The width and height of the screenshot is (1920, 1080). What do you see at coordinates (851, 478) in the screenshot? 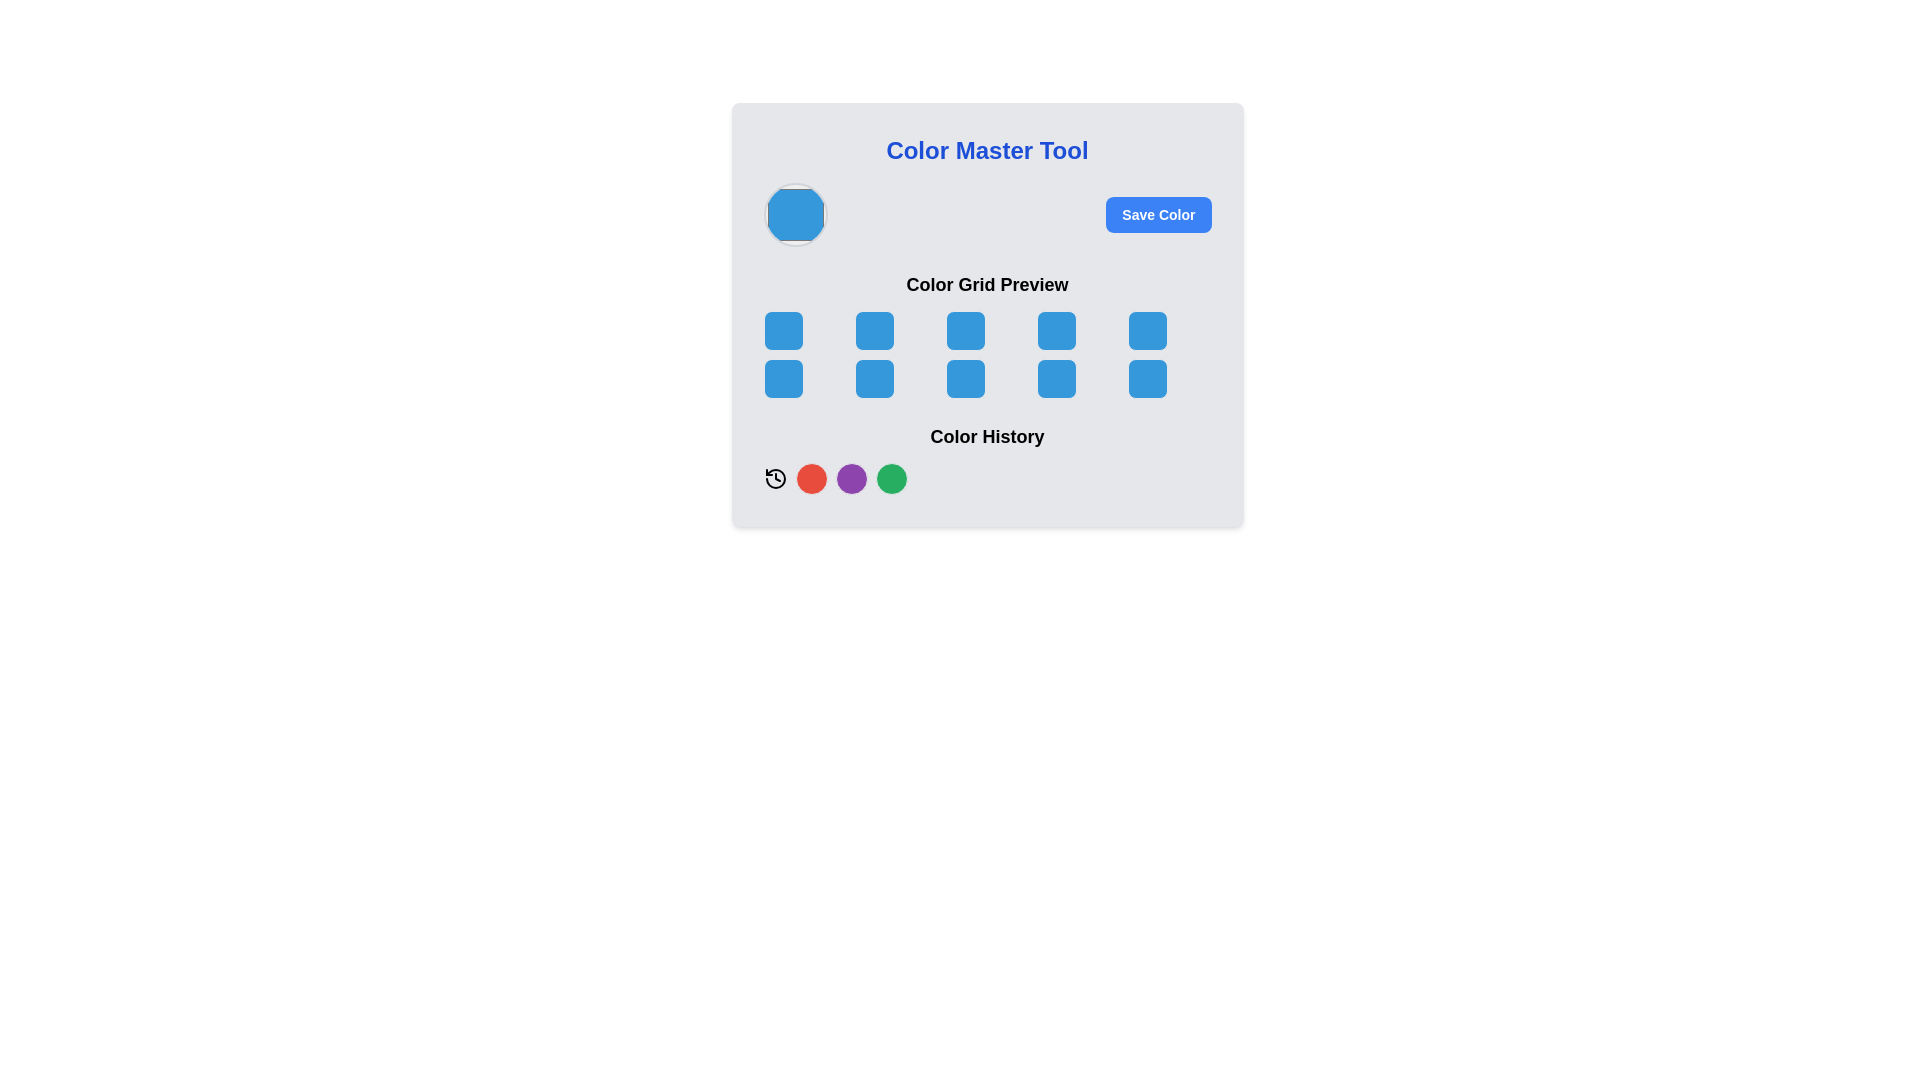
I see `the circular purple color indicator located` at bounding box center [851, 478].